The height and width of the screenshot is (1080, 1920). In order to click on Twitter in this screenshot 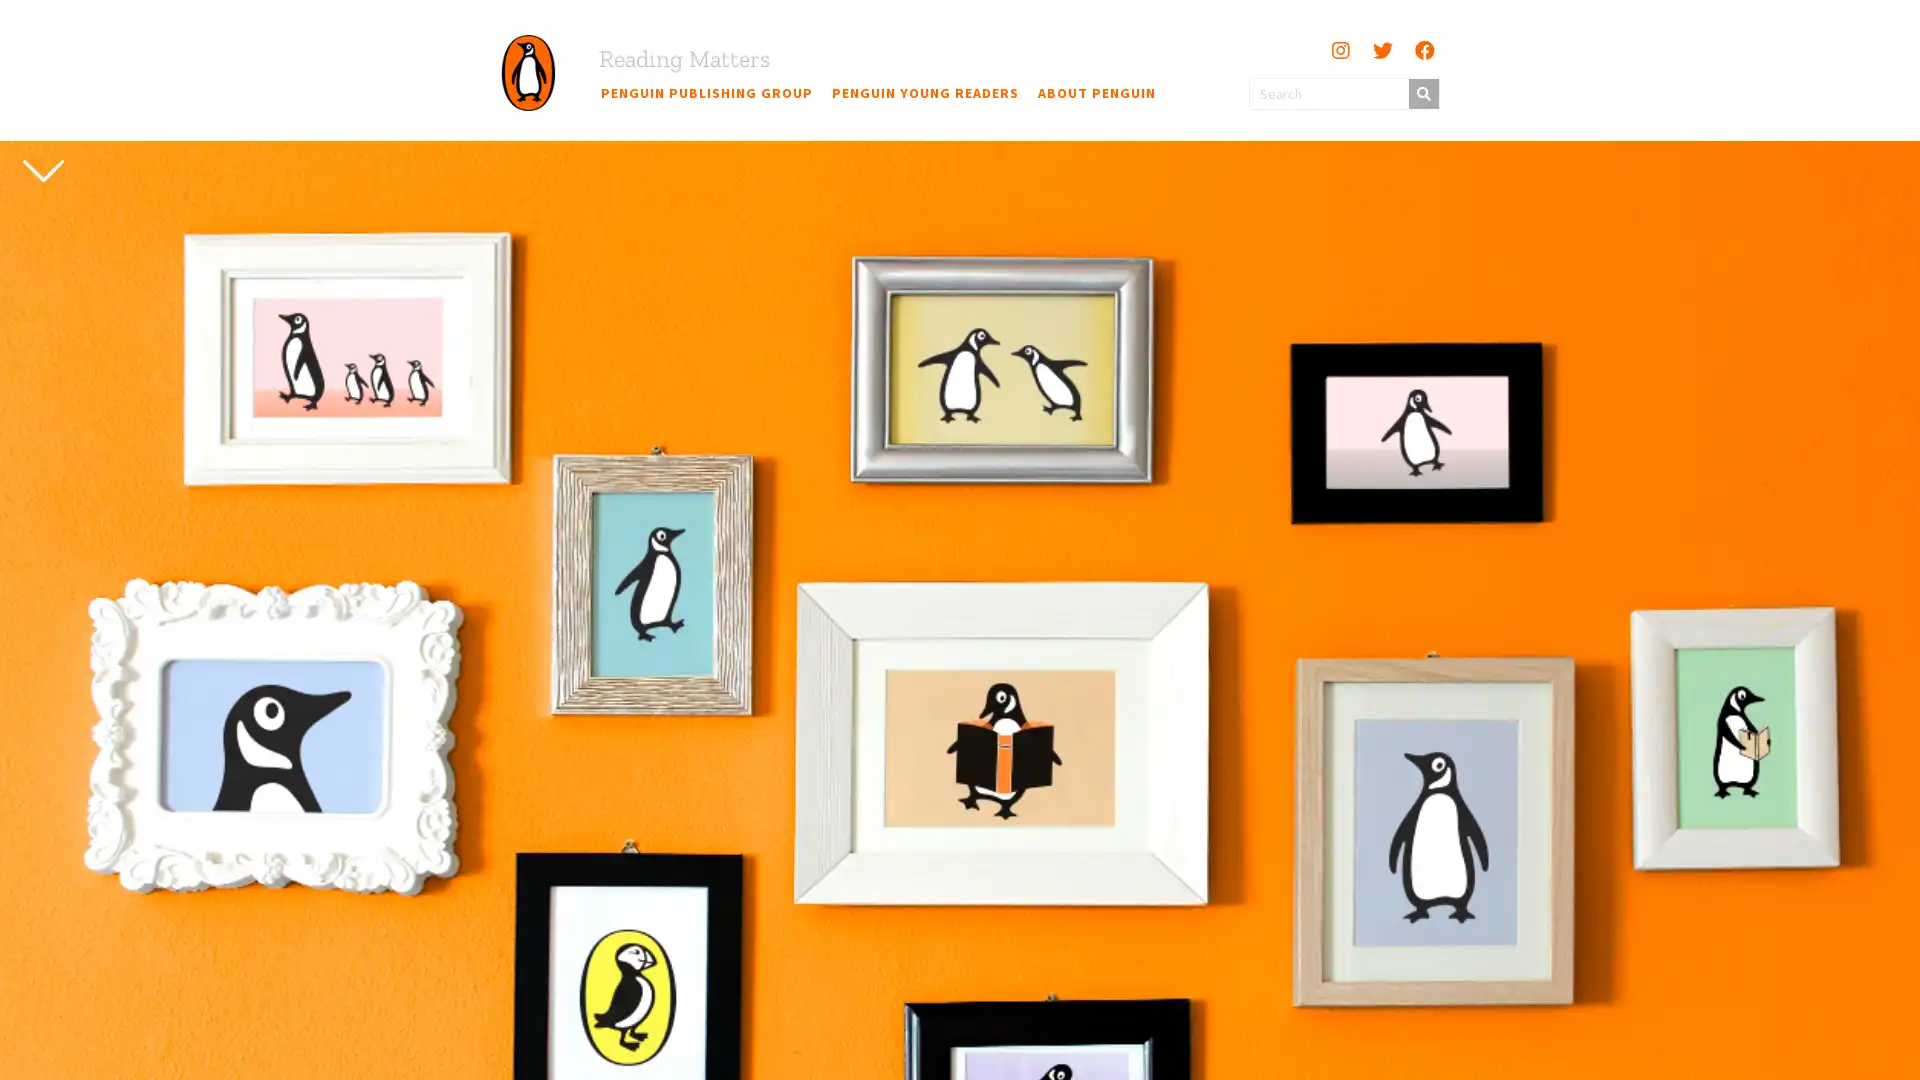, I will do `click(1381, 49)`.